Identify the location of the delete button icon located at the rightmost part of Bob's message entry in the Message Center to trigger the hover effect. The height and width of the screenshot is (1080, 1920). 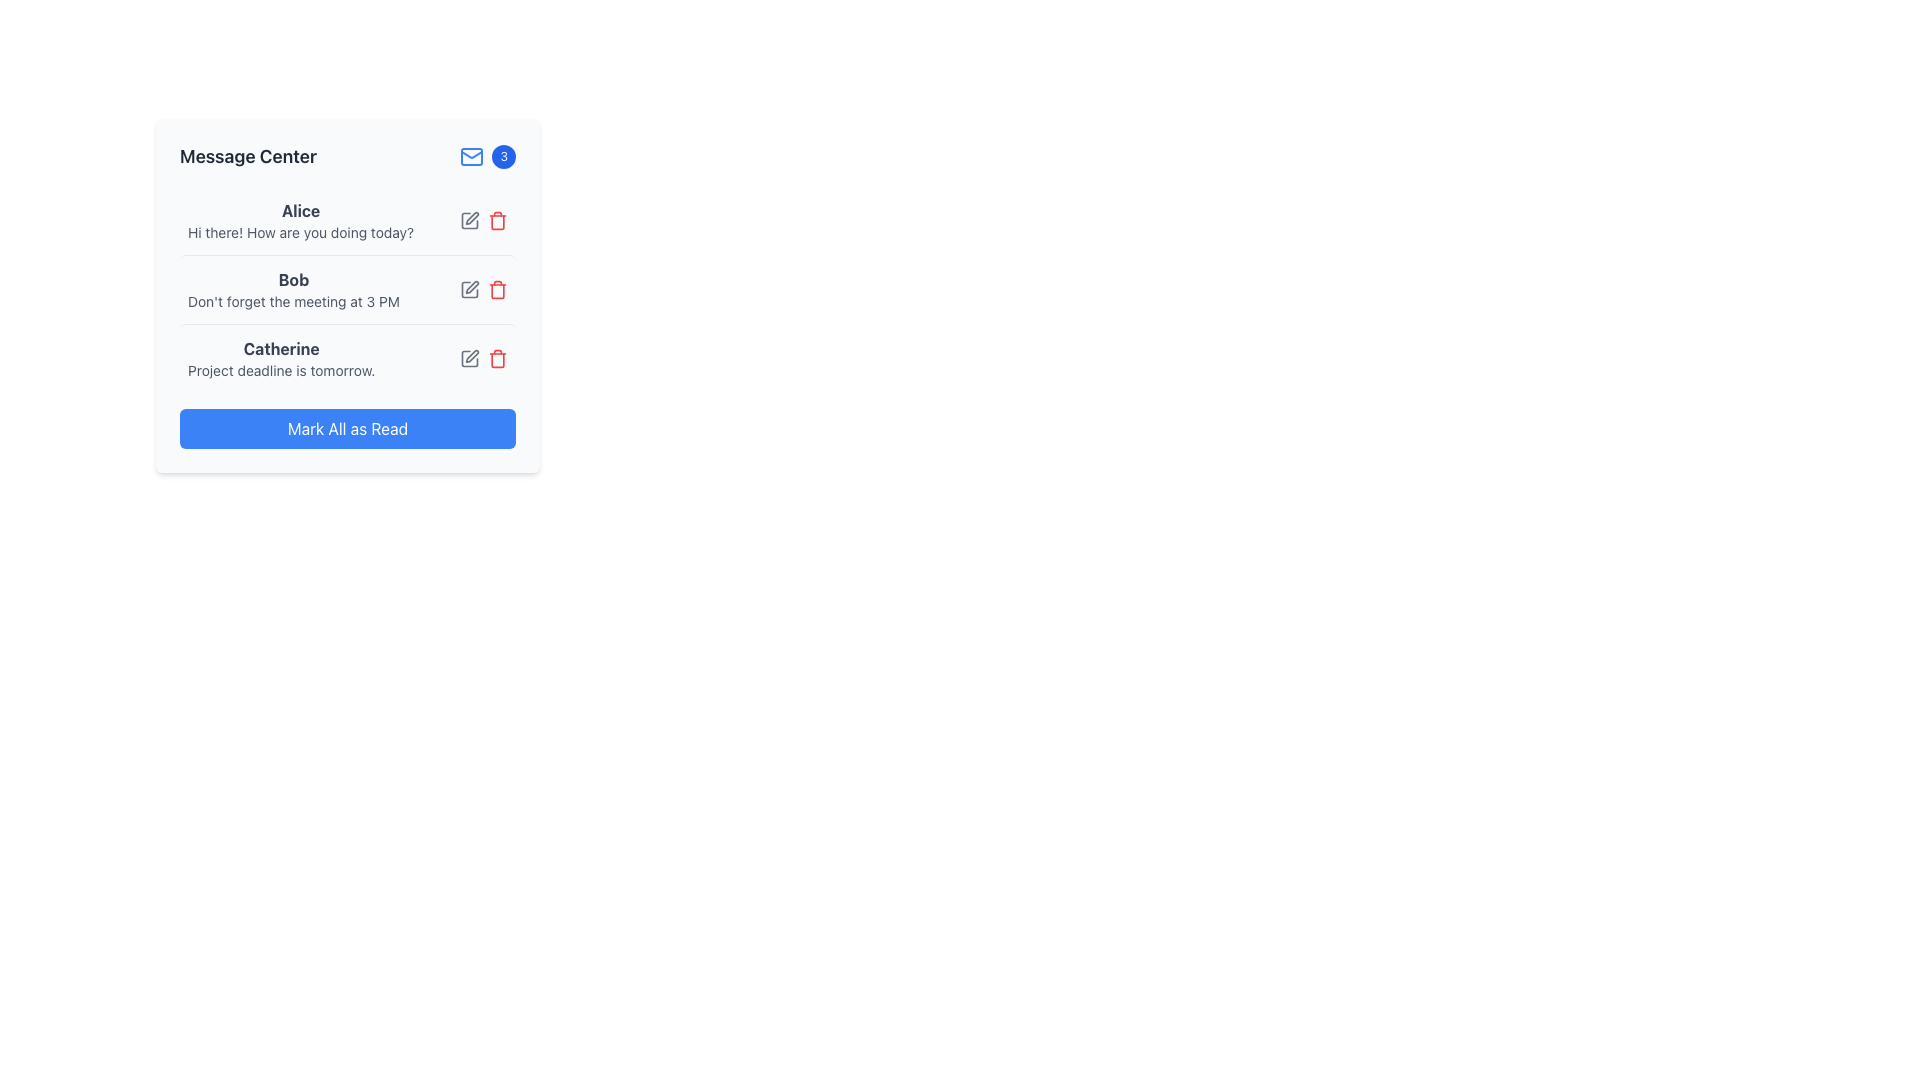
(498, 289).